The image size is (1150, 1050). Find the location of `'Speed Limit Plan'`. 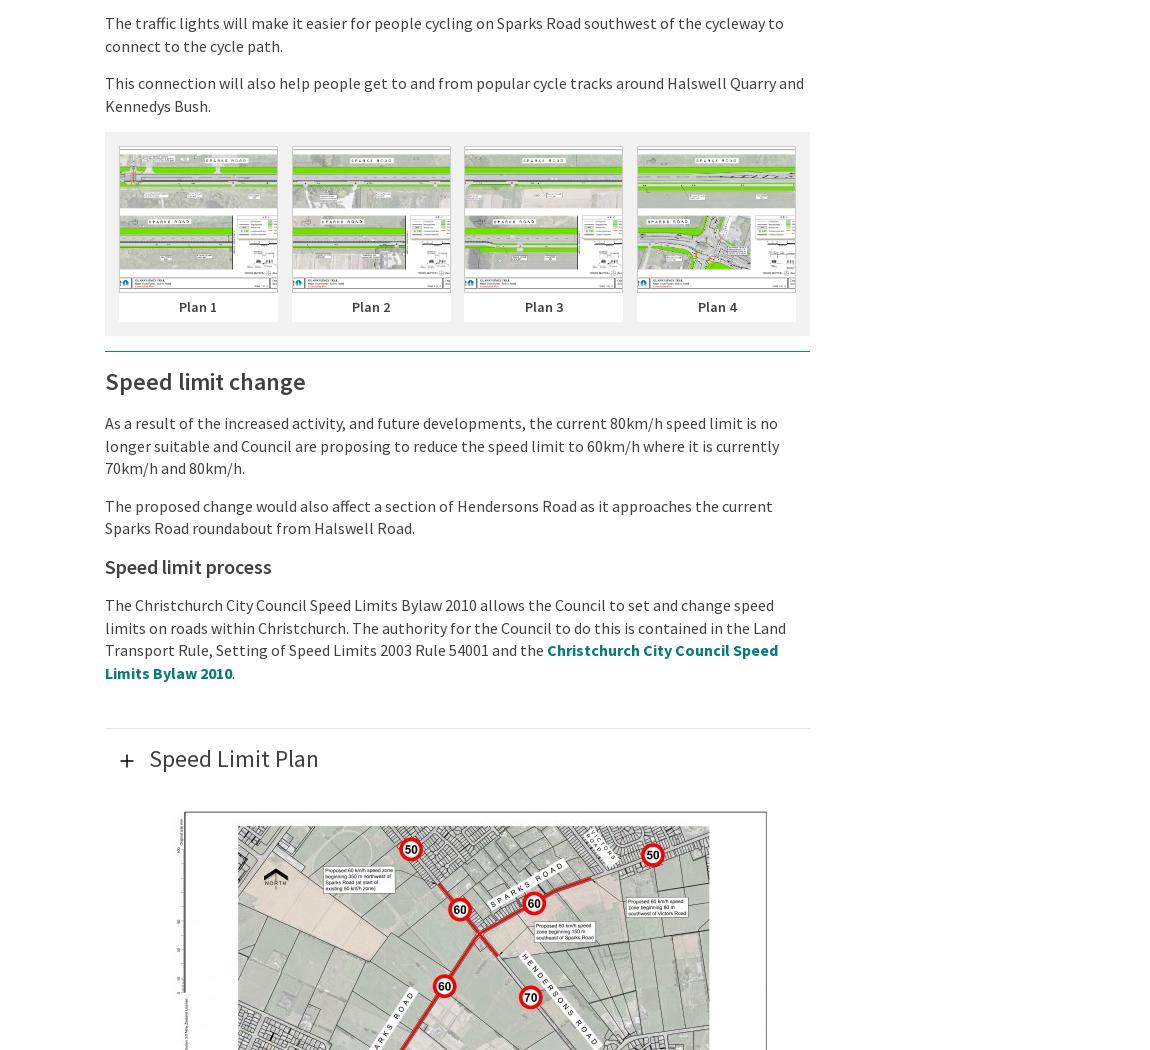

'Speed Limit Plan' is located at coordinates (233, 757).